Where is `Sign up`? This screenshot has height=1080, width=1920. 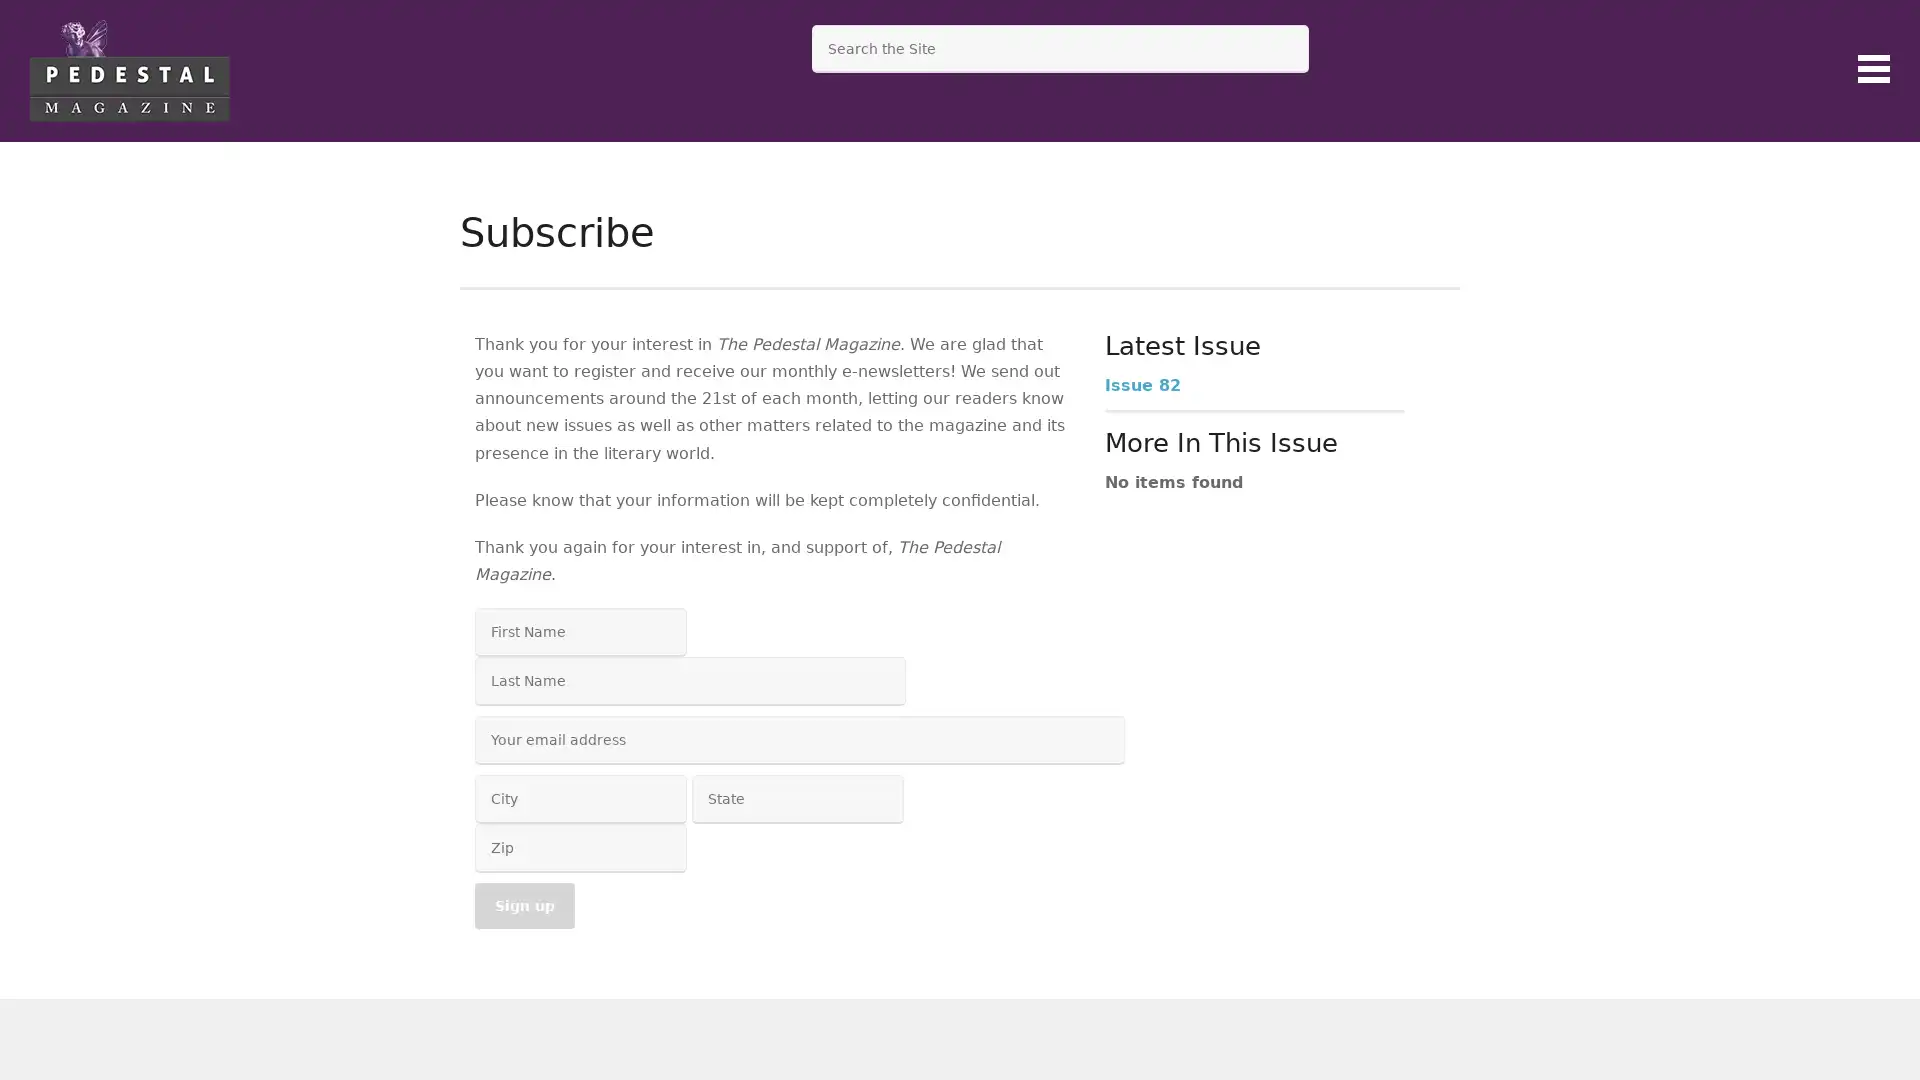
Sign up is located at coordinates (524, 906).